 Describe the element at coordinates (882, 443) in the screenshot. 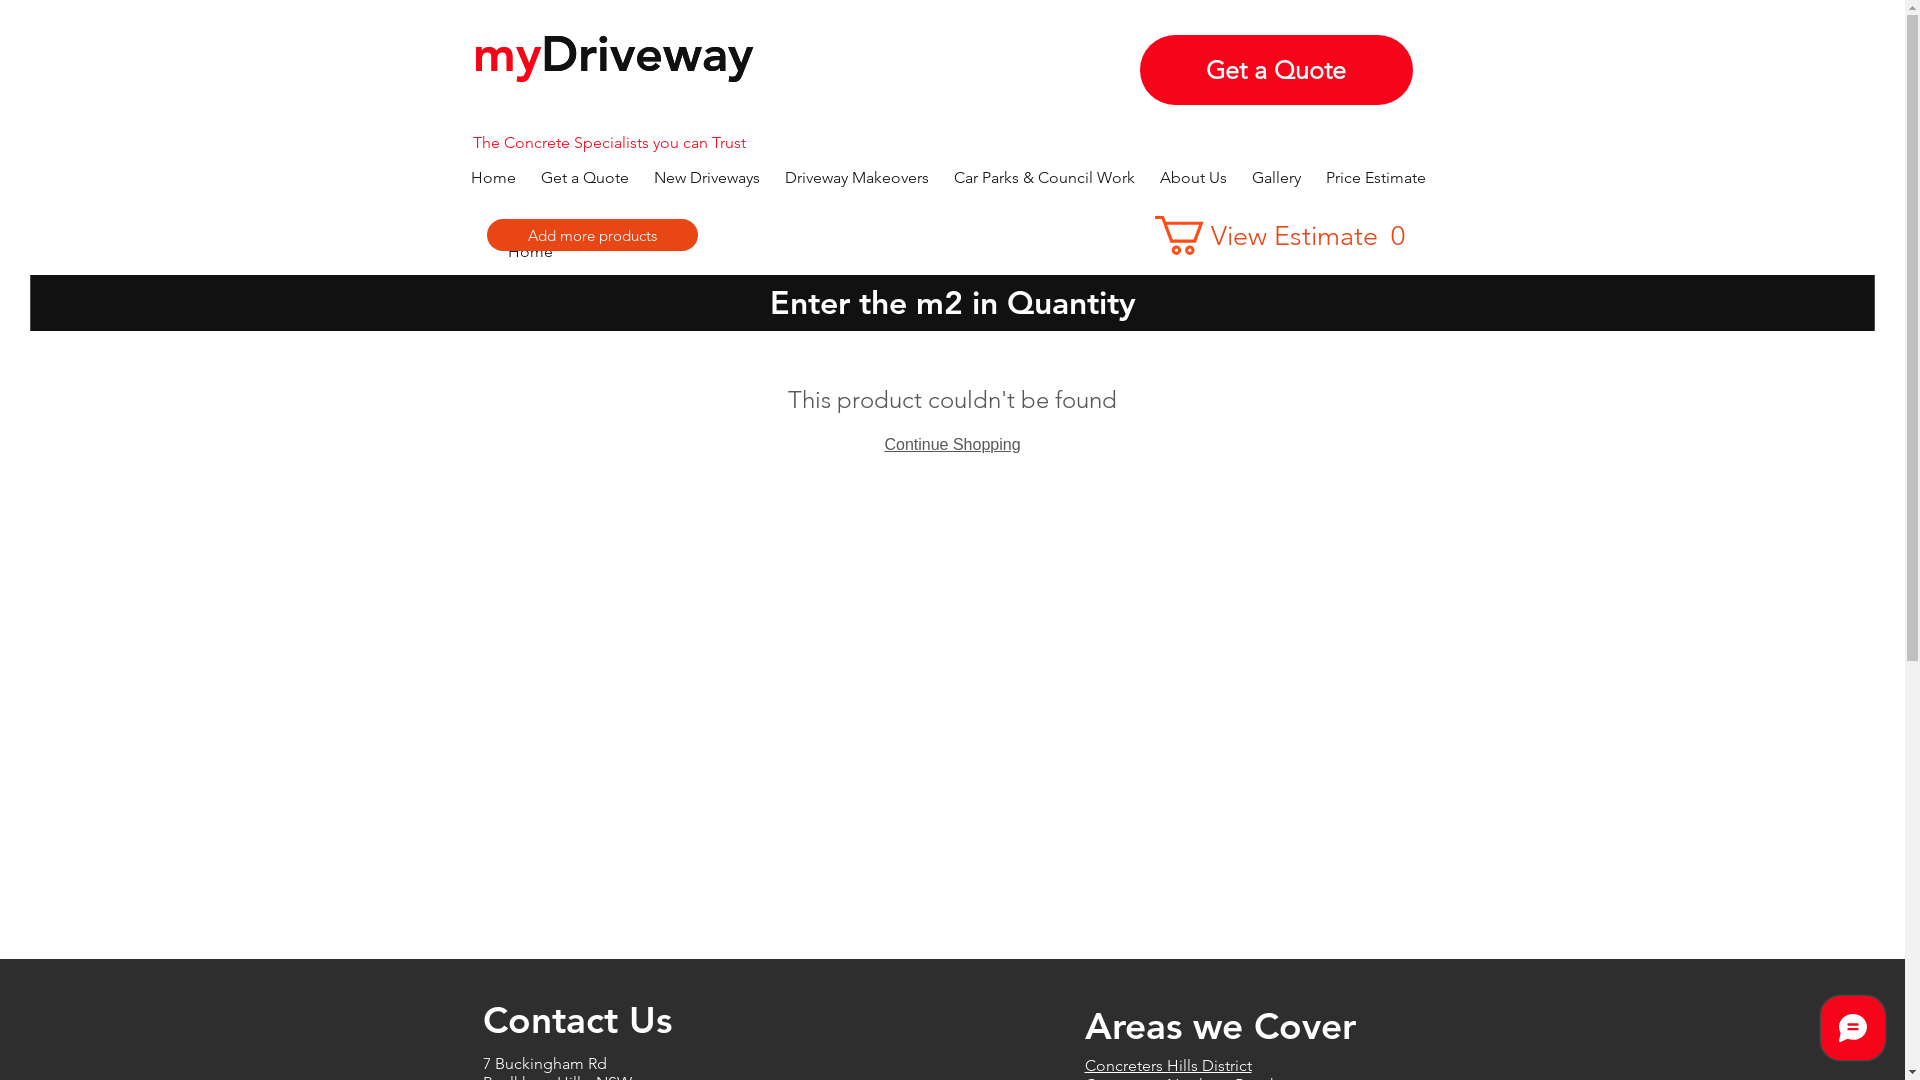

I see `'Continue Shopping'` at that location.